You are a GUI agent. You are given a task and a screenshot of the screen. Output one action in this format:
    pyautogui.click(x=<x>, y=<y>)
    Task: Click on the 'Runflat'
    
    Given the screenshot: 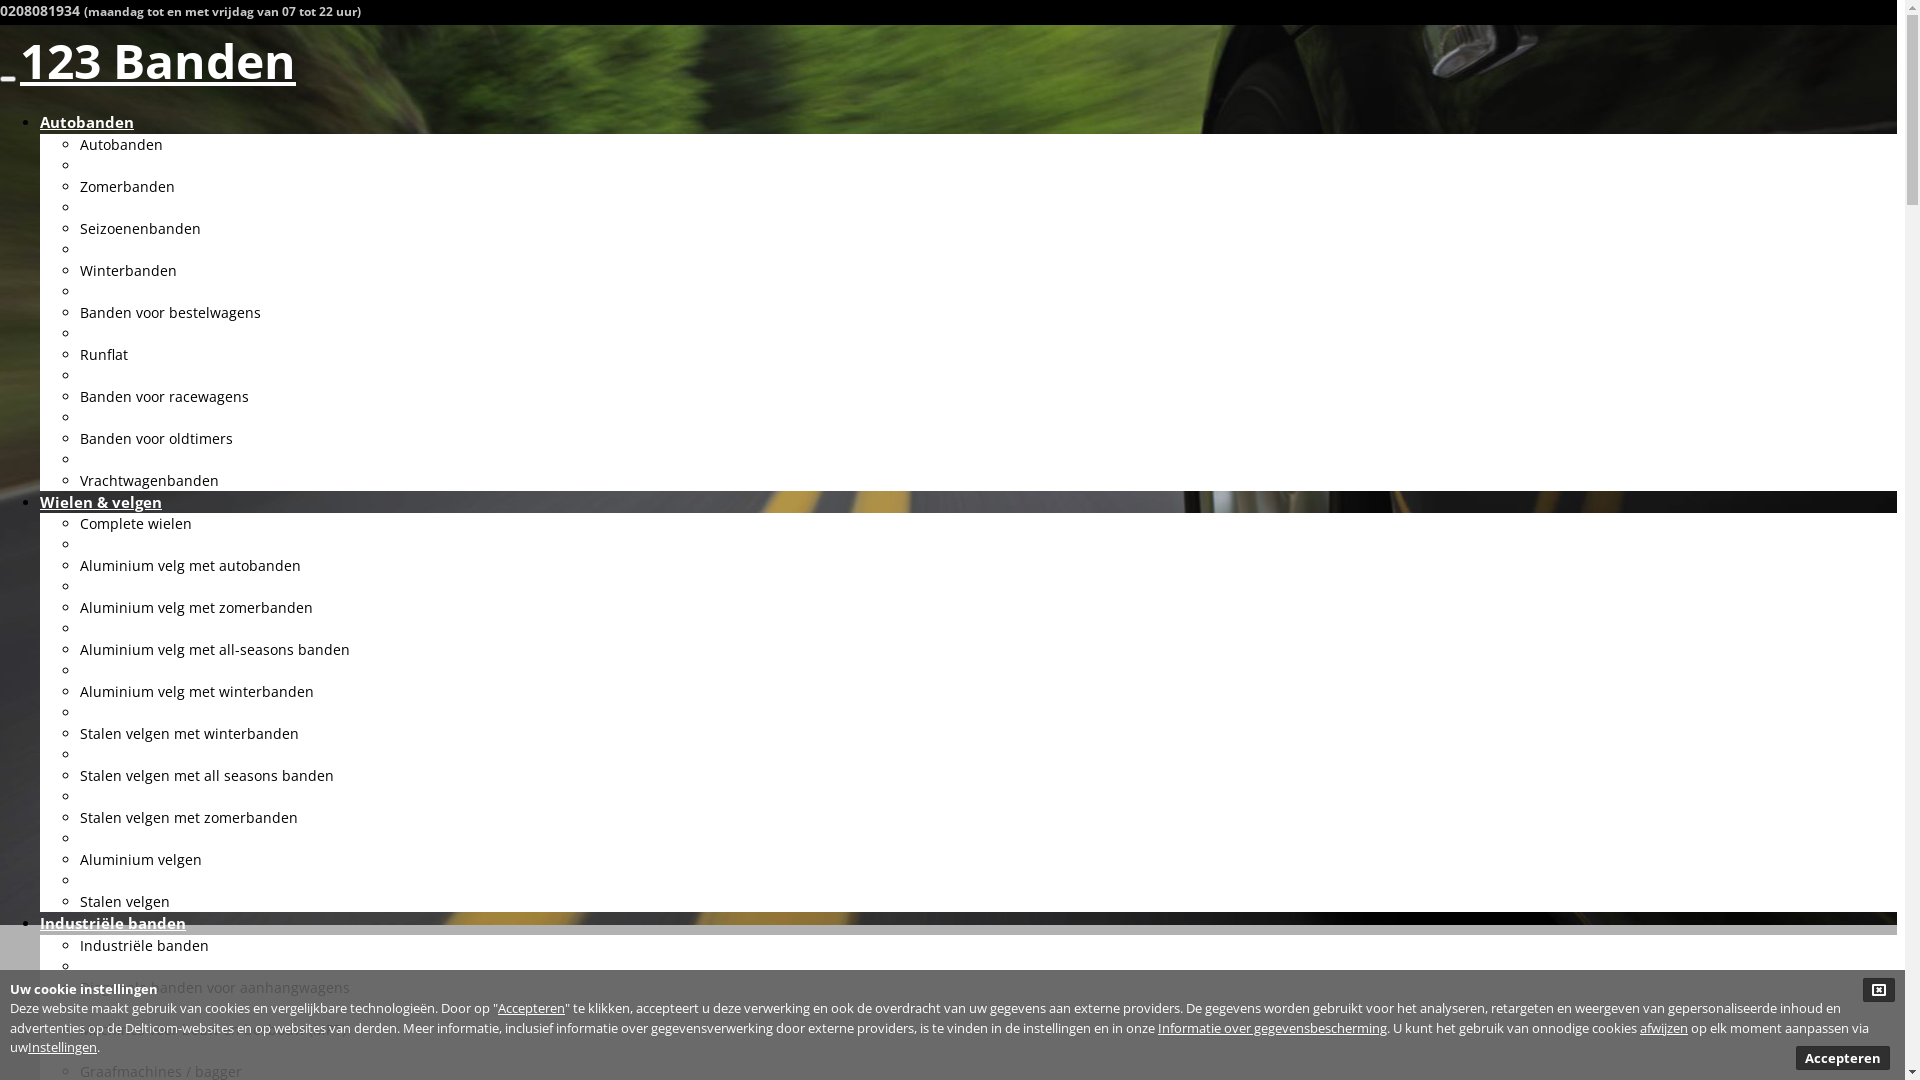 What is the action you would take?
    pyautogui.click(x=103, y=352)
    